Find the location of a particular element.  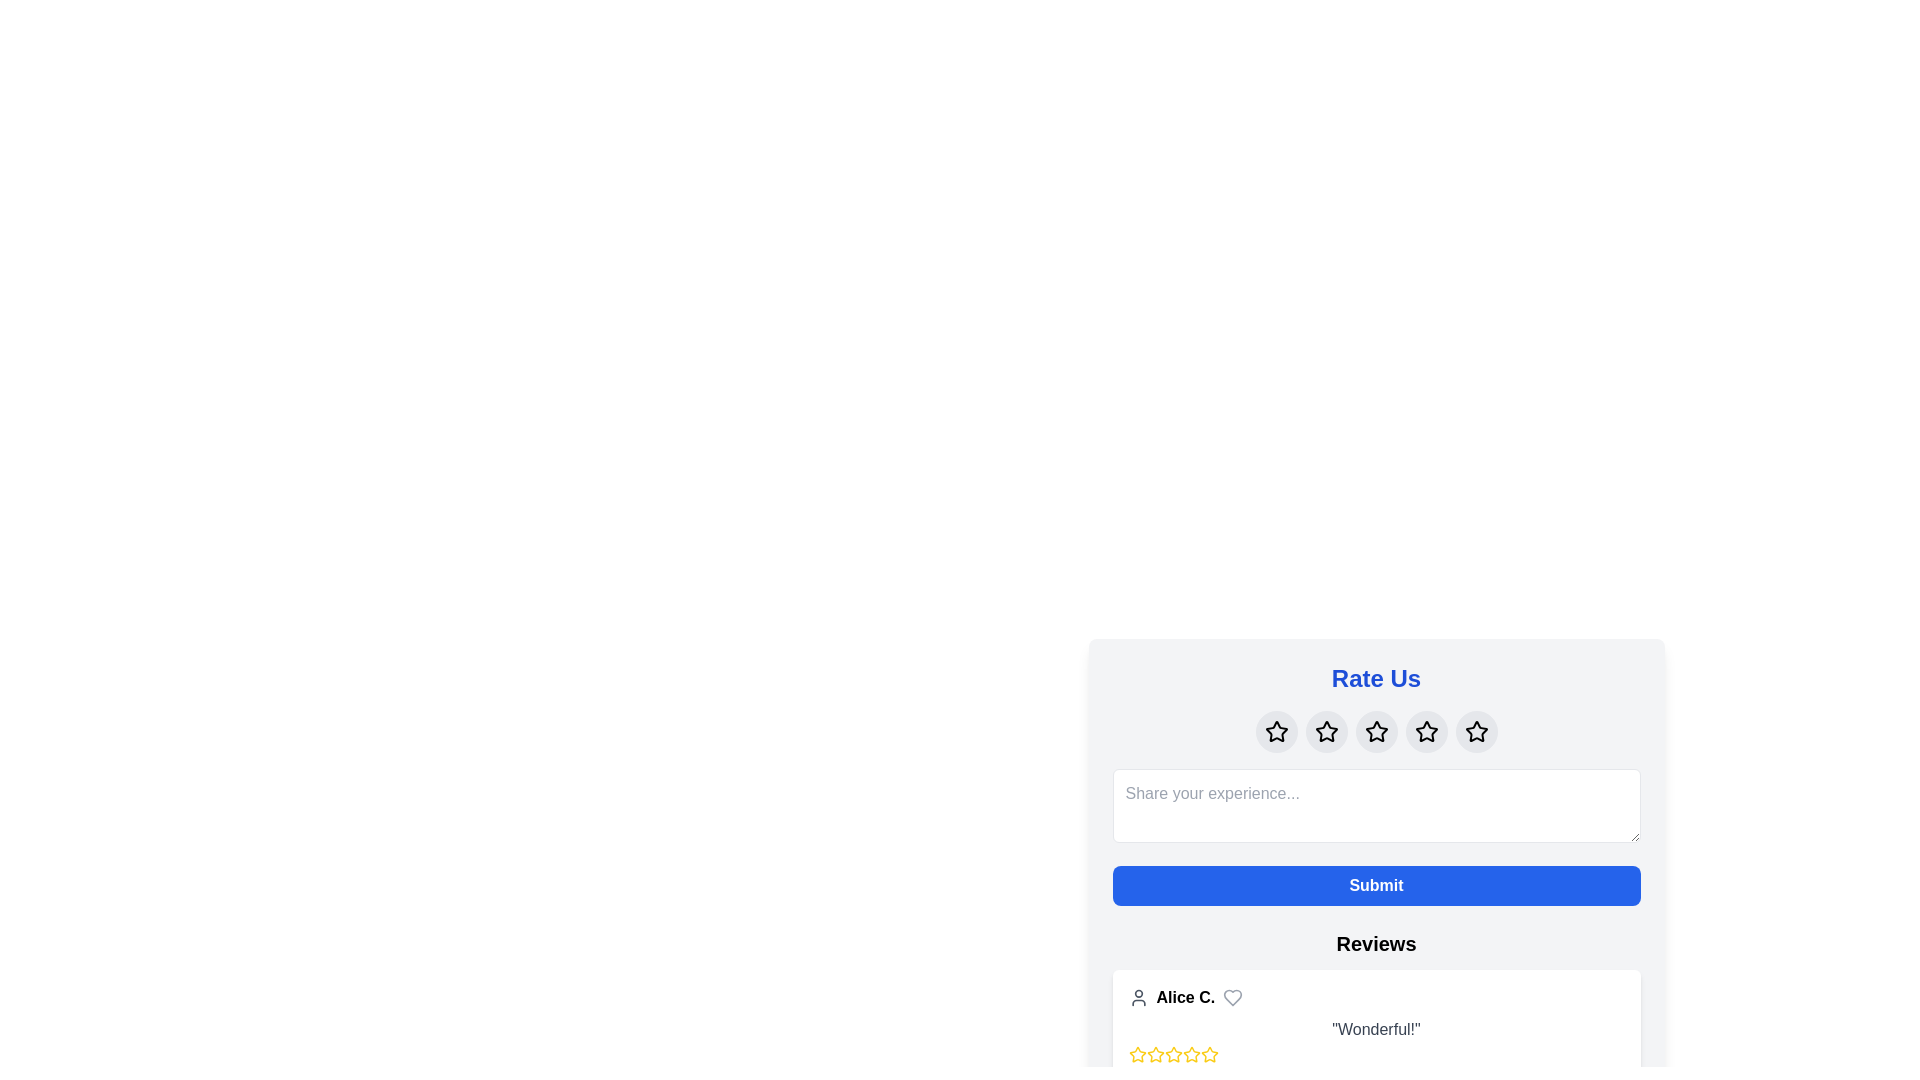

the submit button located directly below the 'Share your experience...' text input box is located at coordinates (1375, 885).